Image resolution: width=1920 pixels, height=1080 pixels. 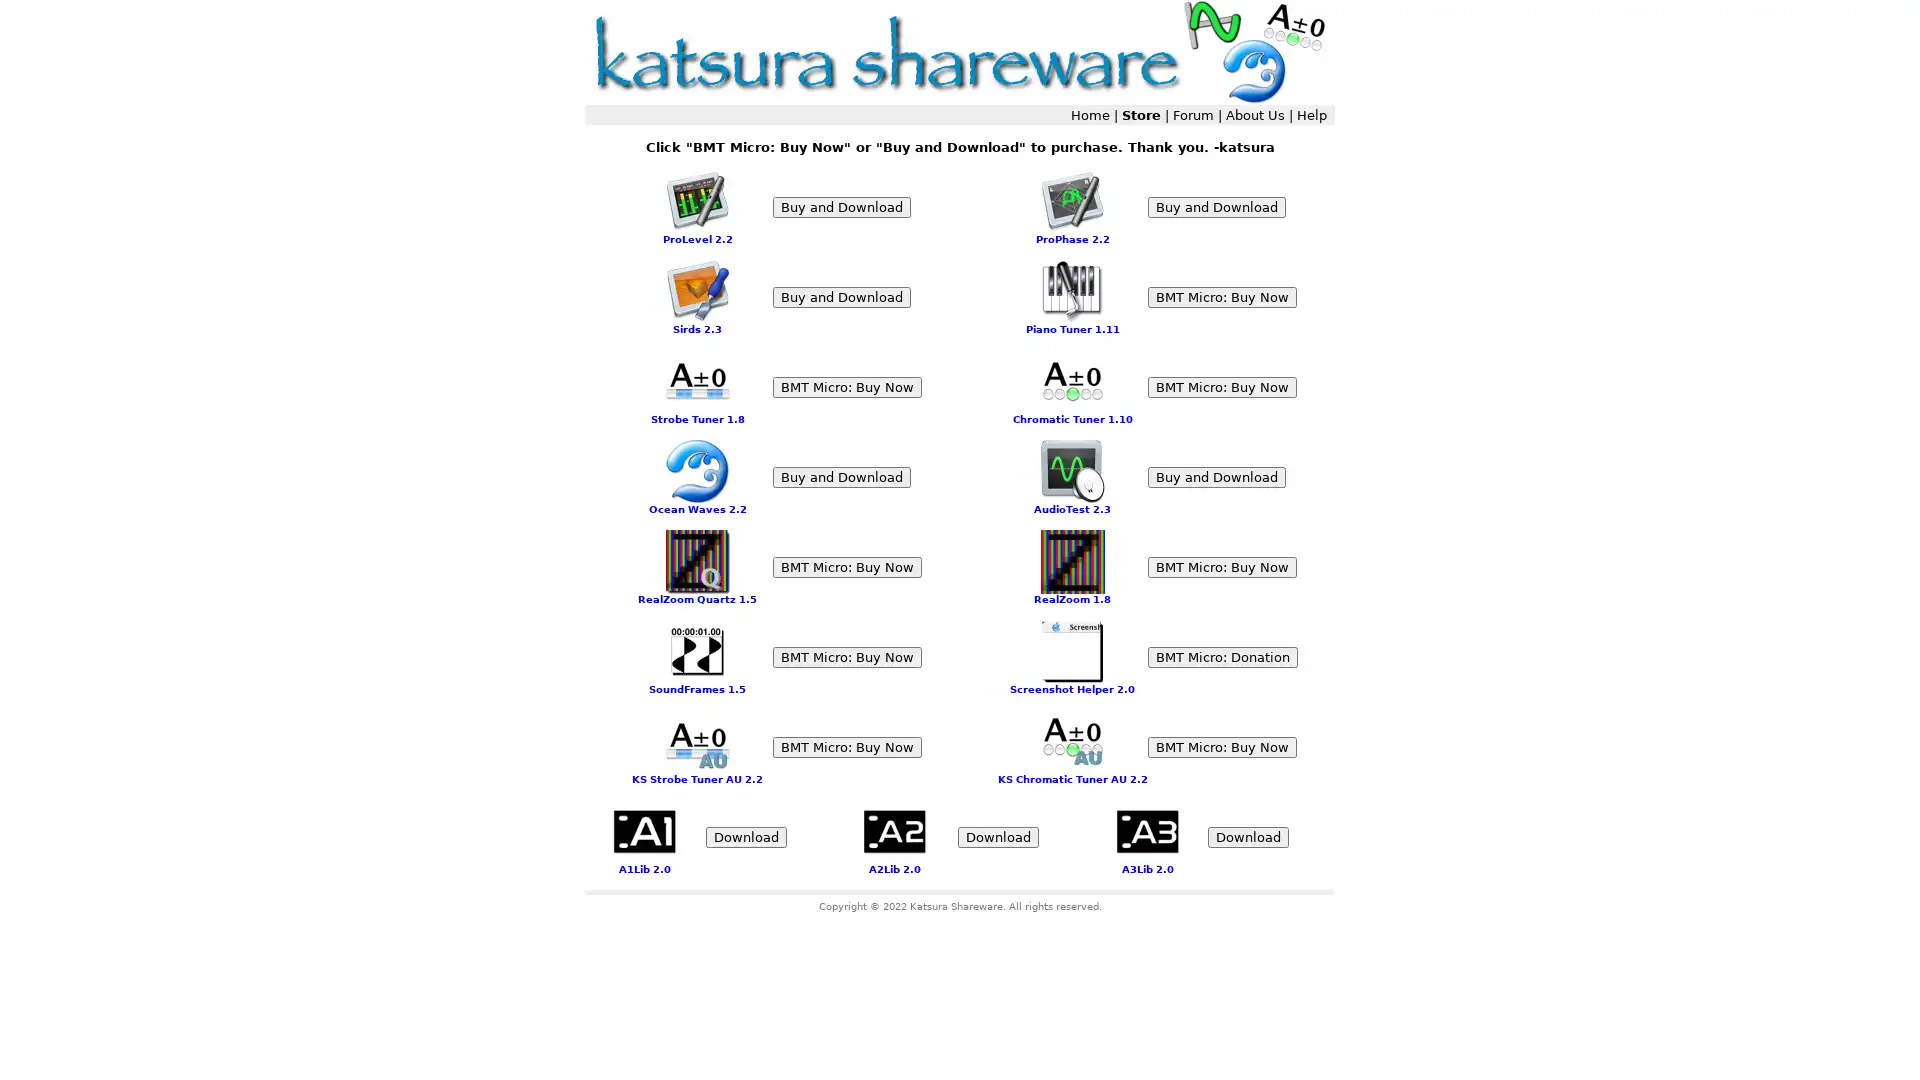 What do you see at coordinates (744, 837) in the screenshot?
I see `Download` at bounding box center [744, 837].